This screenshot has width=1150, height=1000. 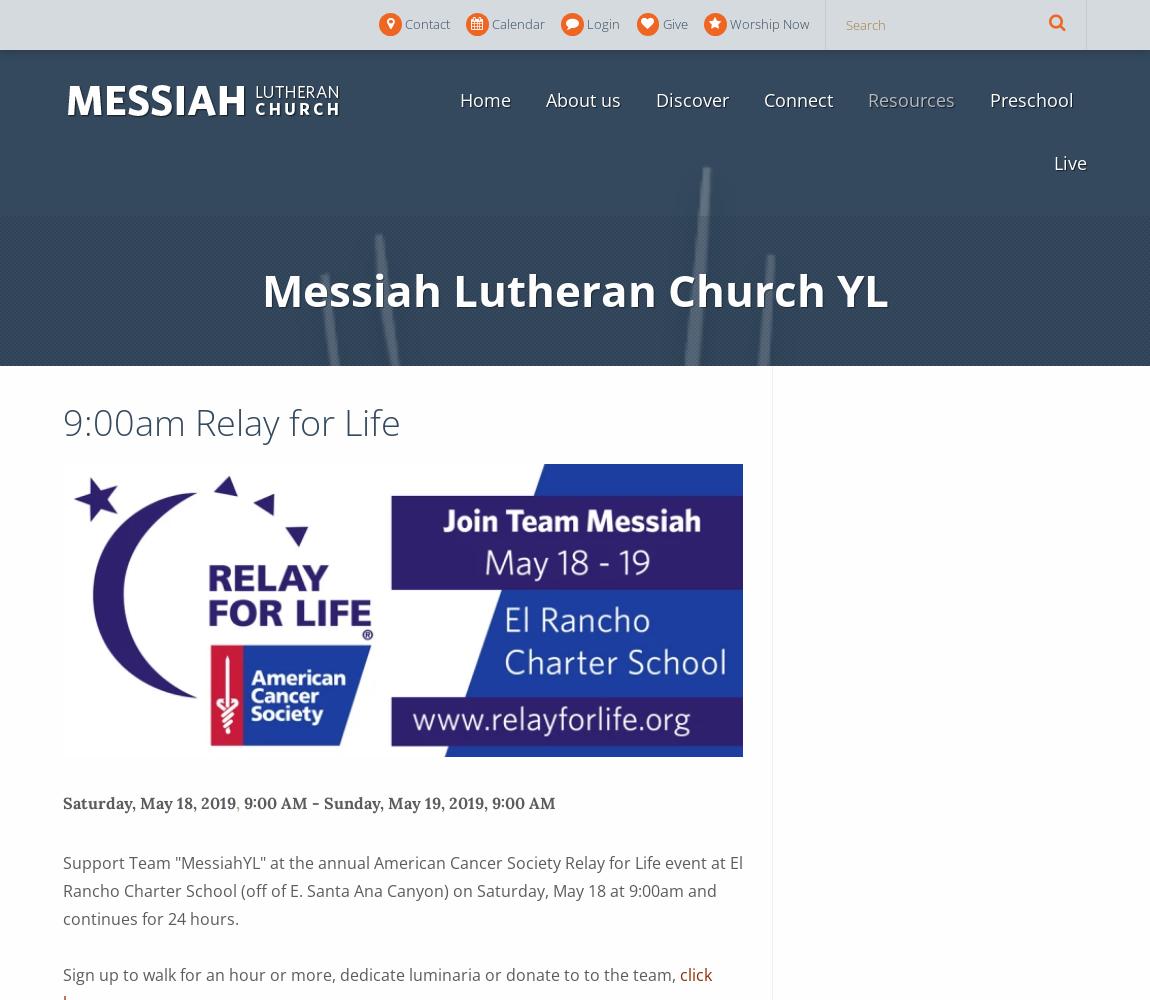 What do you see at coordinates (399, 802) in the screenshot?
I see `'9:00 AM - Sunday, May 19, 2019,  9:00 AM'` at bounding box center [399, 802].